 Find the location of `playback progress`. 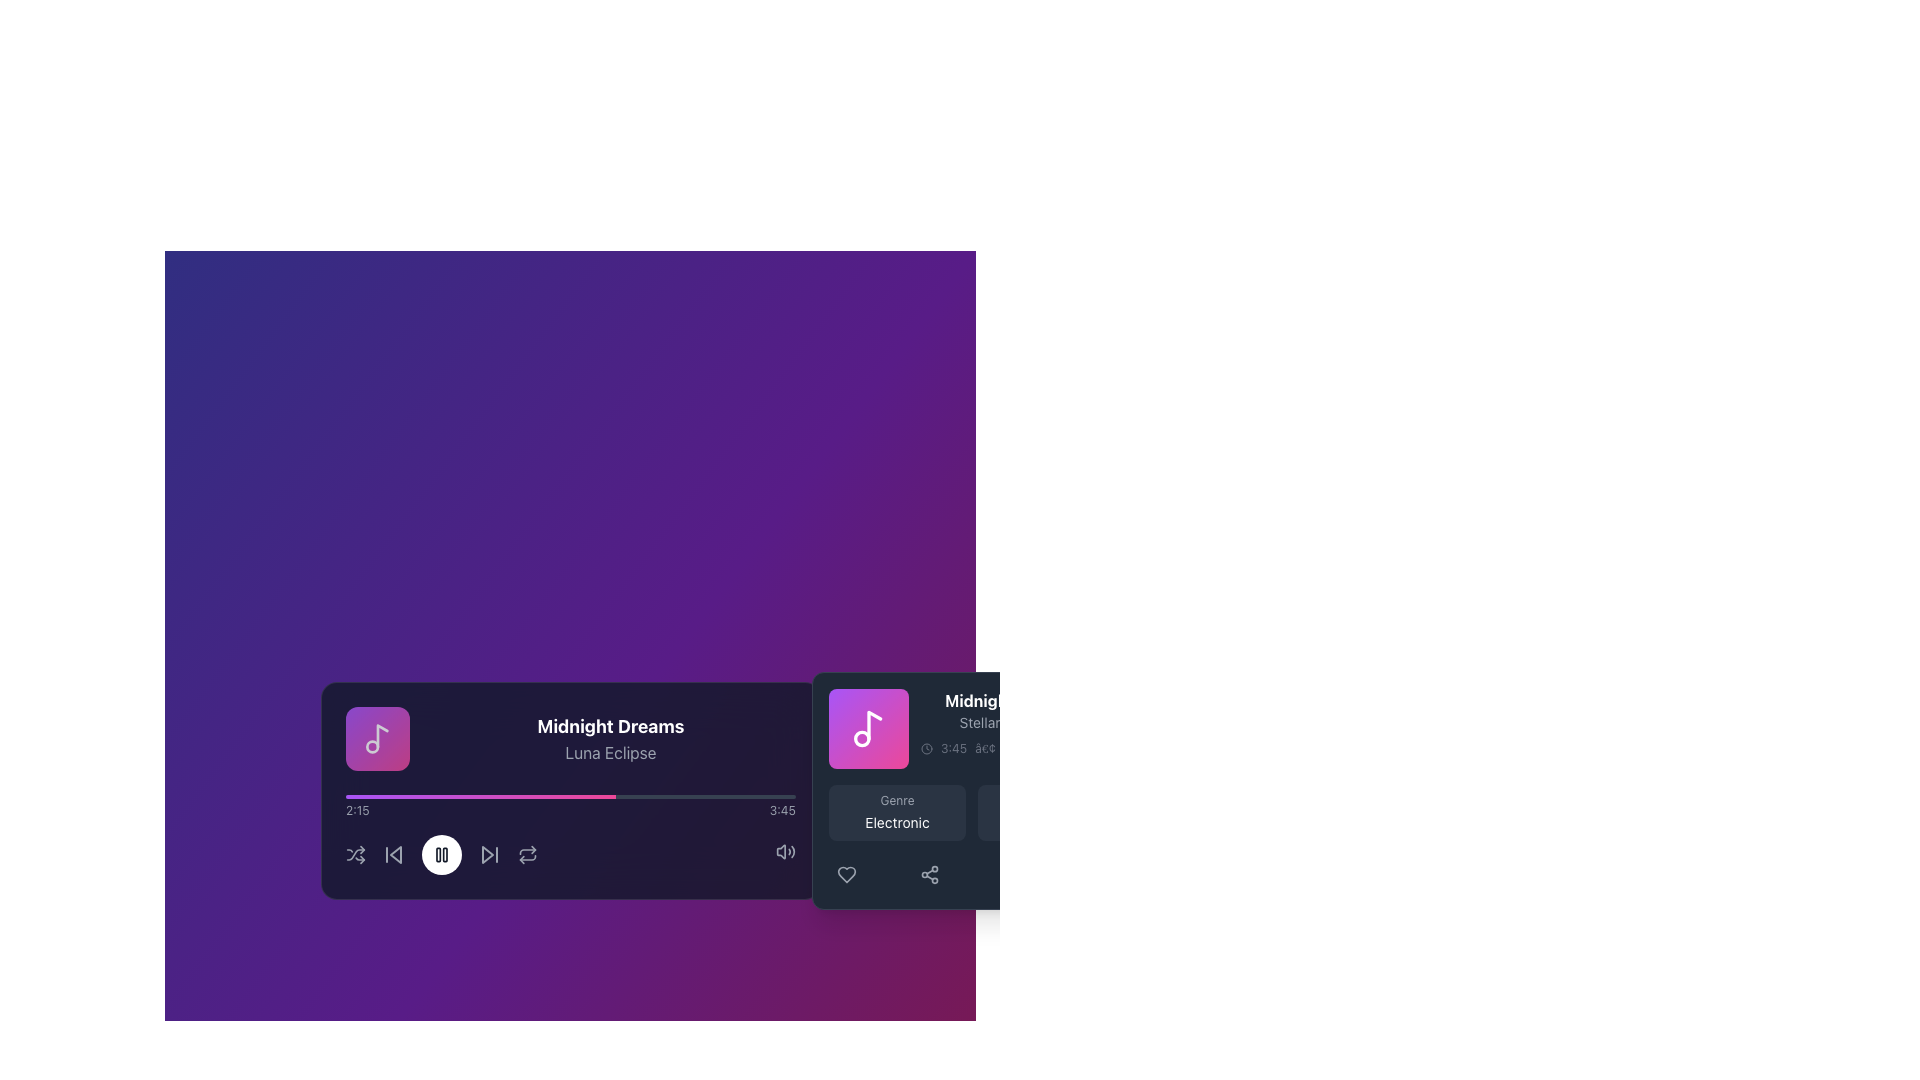

playback progress is located at coordinates (665, 796).